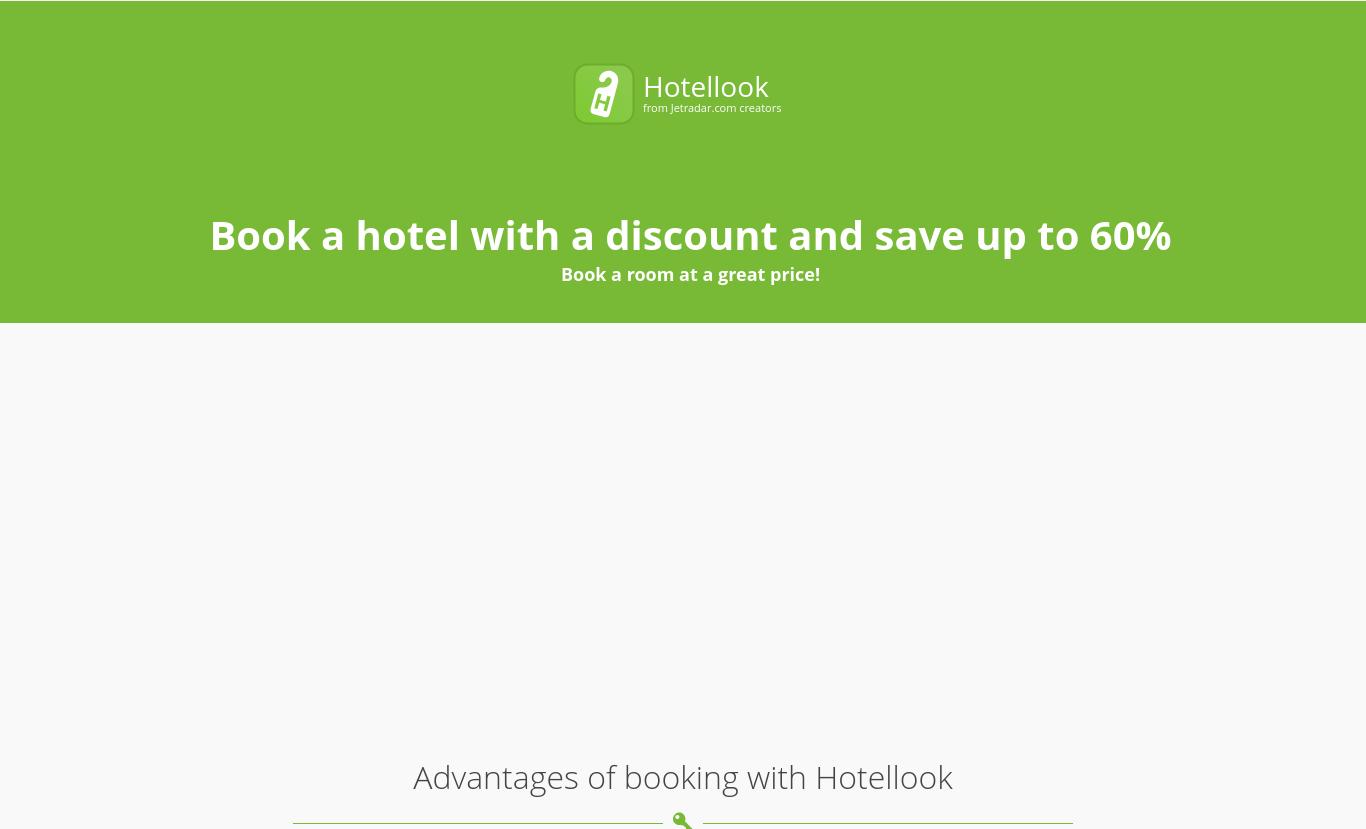 The width and height of the screenshot is (1366, 829). I want to click on 'Guests', so click(880, 39).